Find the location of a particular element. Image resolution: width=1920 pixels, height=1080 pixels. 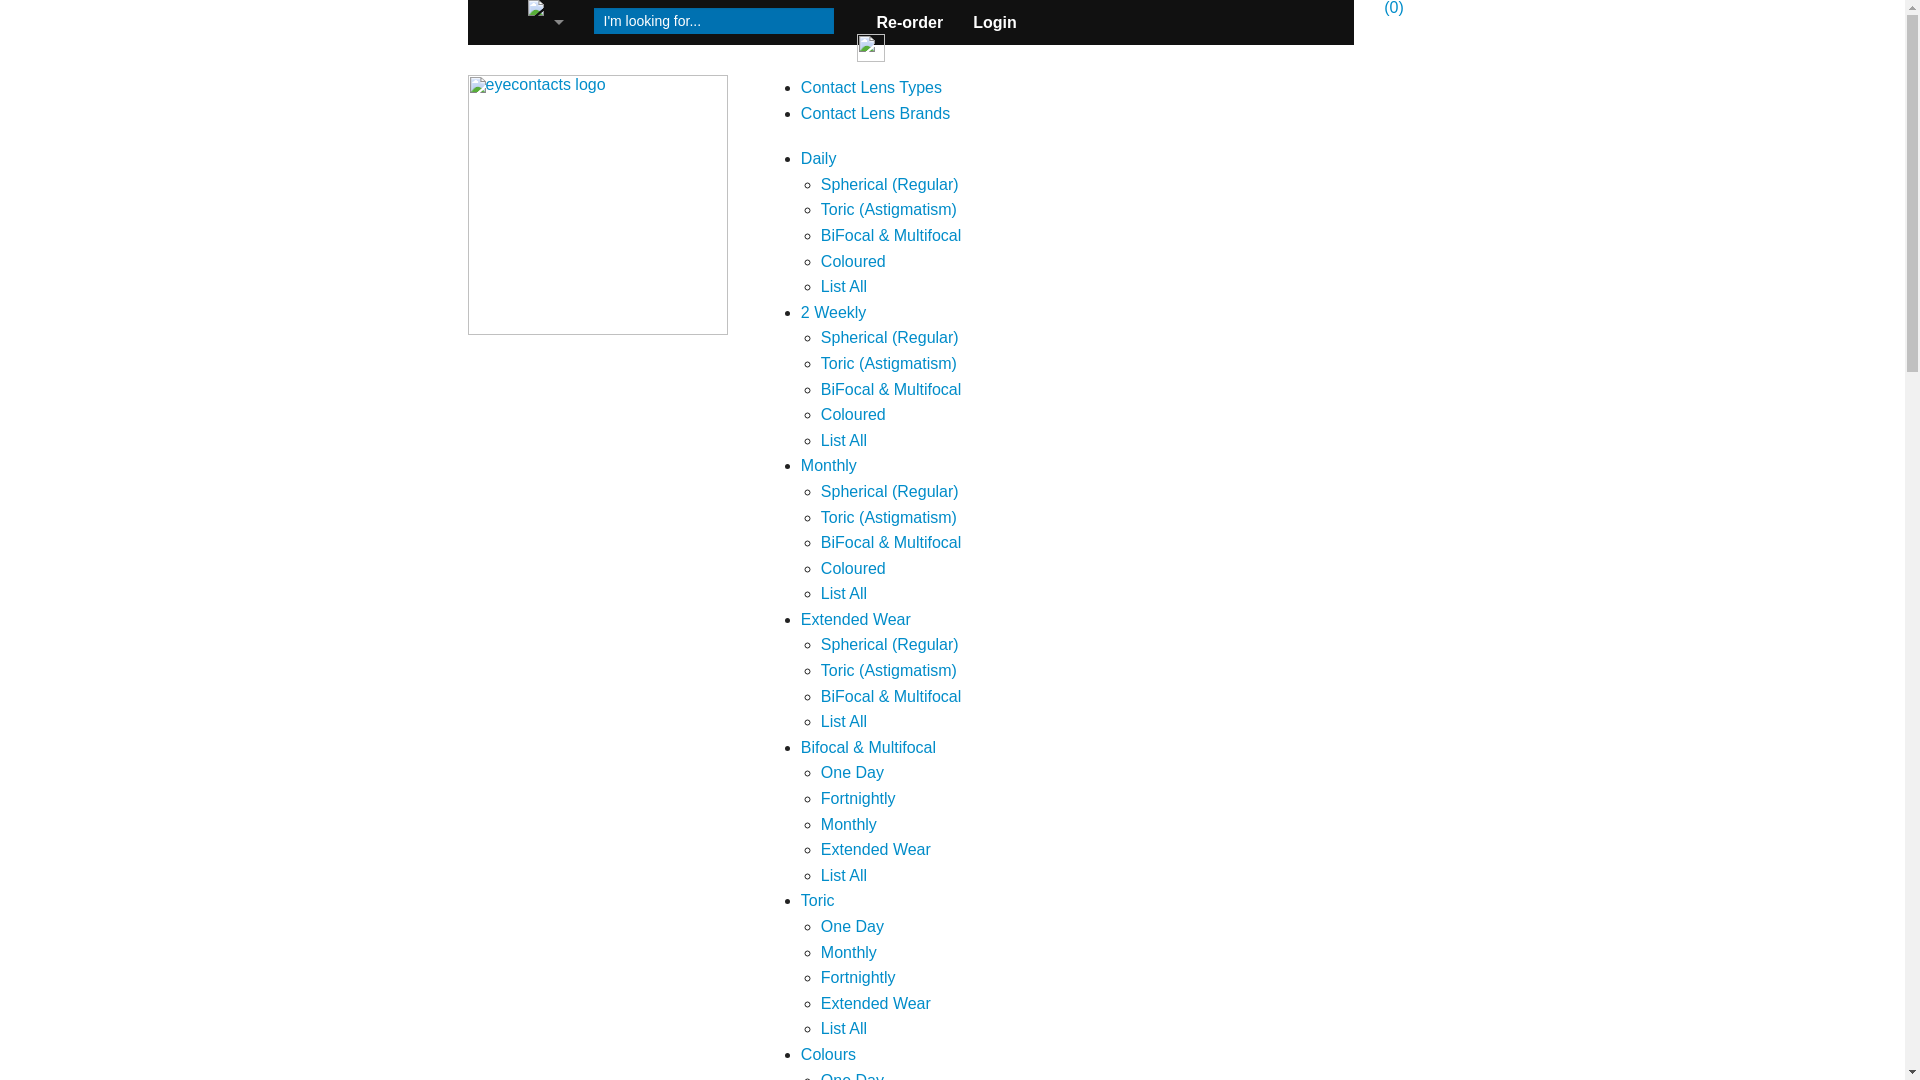

'Contact Lens Brands' is located at coordinates (875, 113).